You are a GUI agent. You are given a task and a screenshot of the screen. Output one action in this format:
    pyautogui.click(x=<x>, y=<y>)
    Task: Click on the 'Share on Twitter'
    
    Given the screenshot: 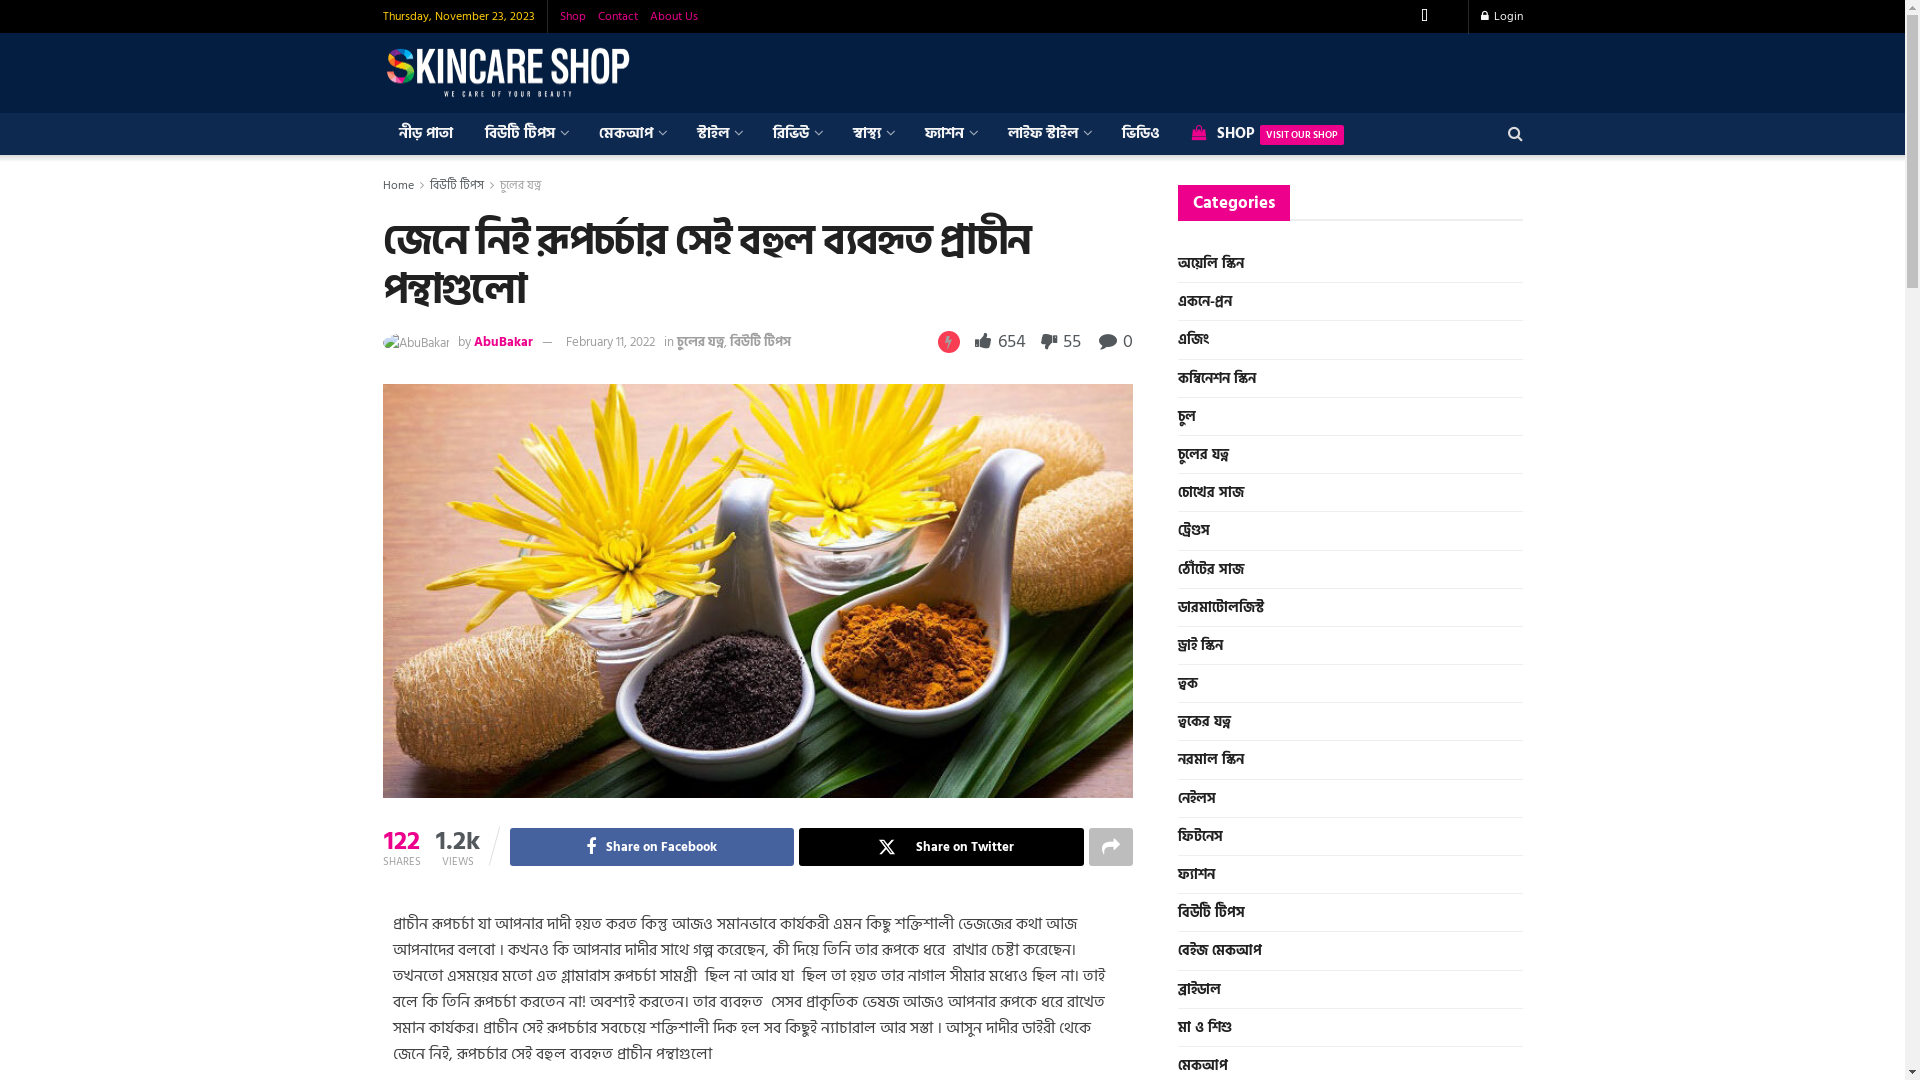 What is the action you would take?
    pyautogui.click(x=797, y=847)
    